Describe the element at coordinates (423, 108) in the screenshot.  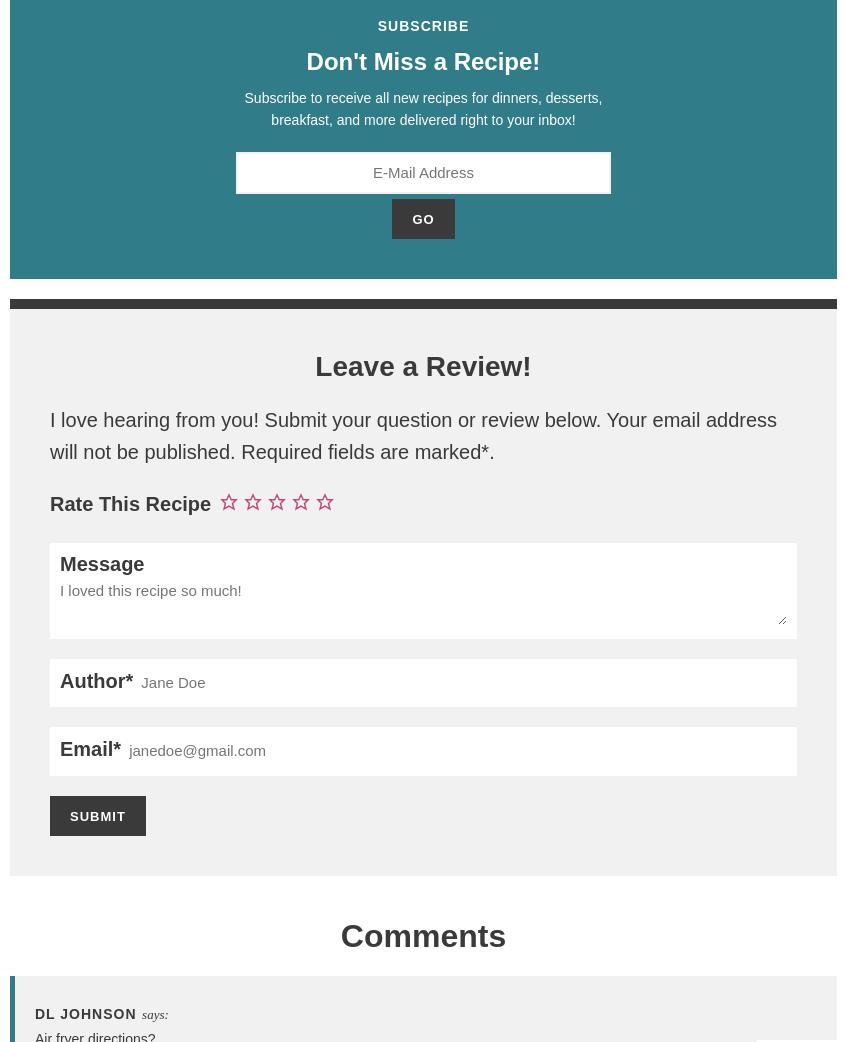
I see `'Subscribe to receive all new recipes for dinners, desserts, breakfast, and more delivered right to your inbox!'` at that location.